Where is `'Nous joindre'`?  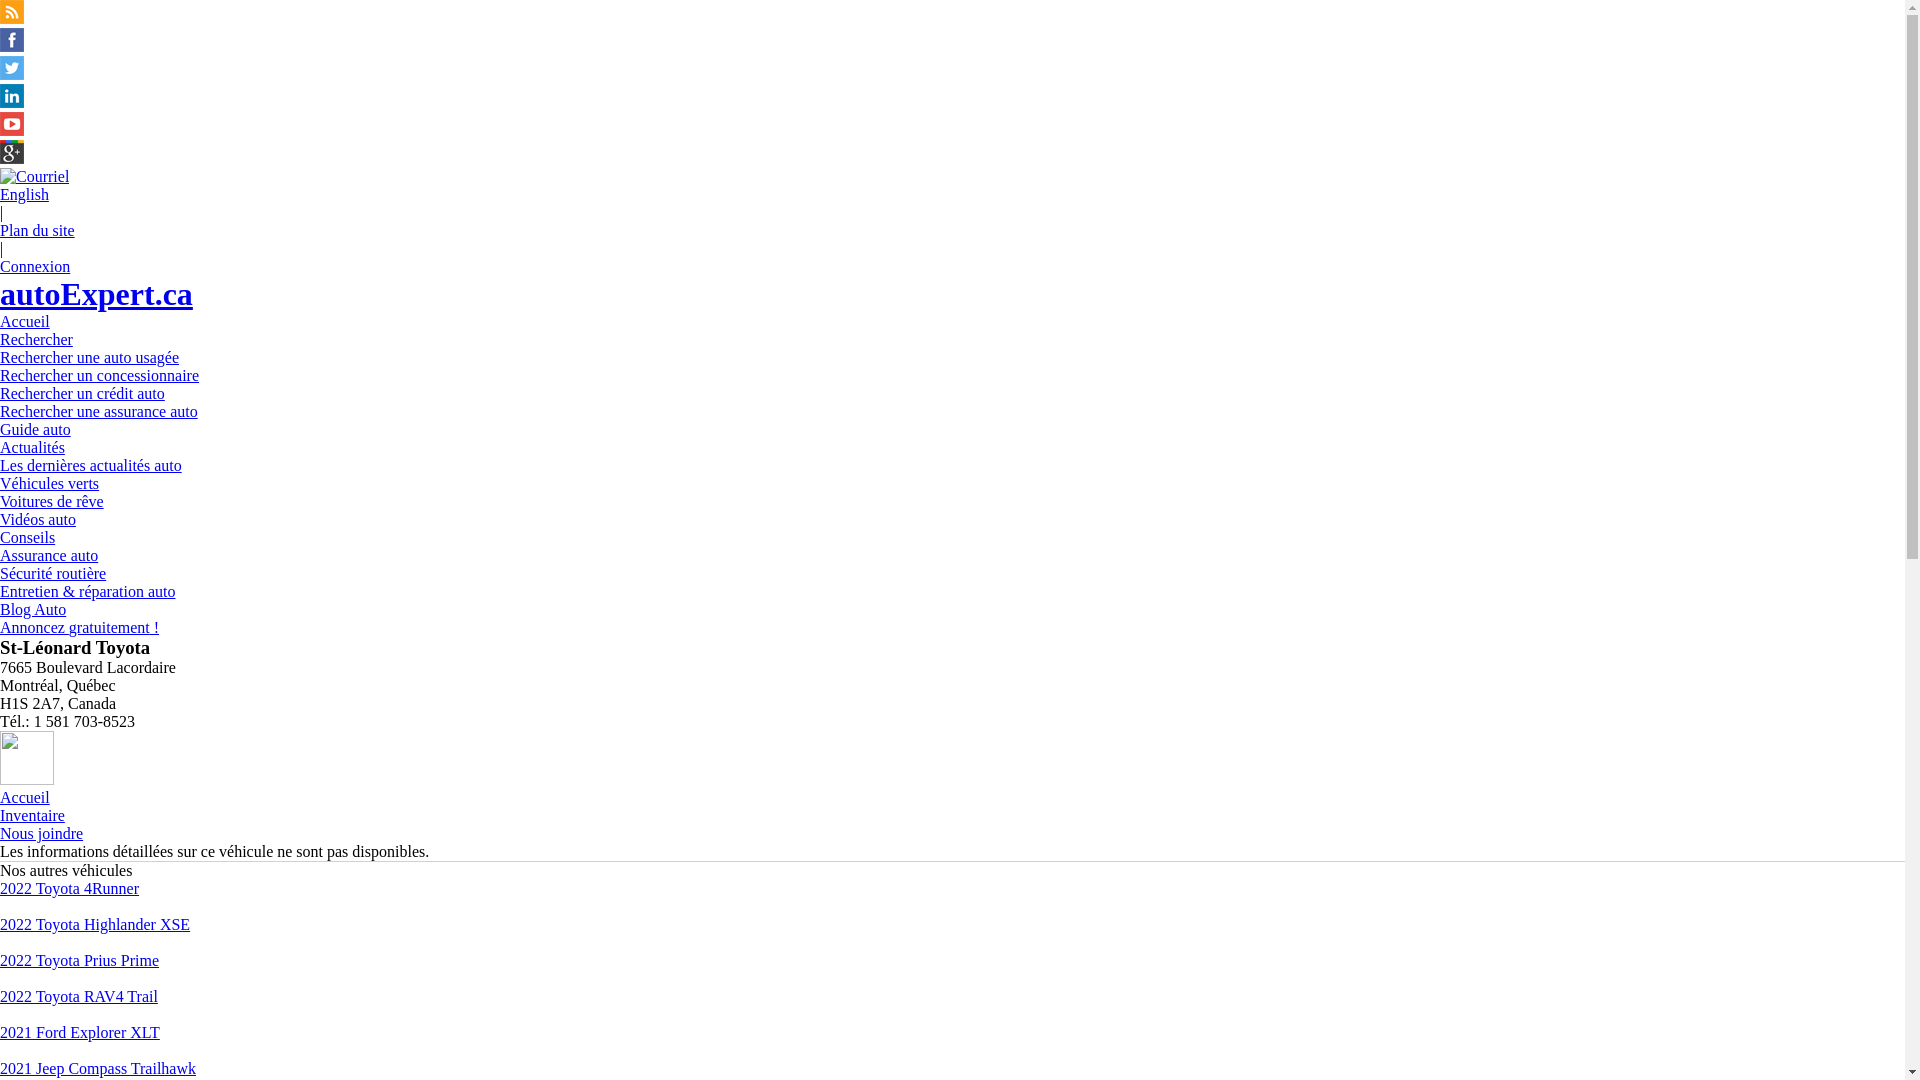
'Nous joindre' is located at coordinates (41, 833).